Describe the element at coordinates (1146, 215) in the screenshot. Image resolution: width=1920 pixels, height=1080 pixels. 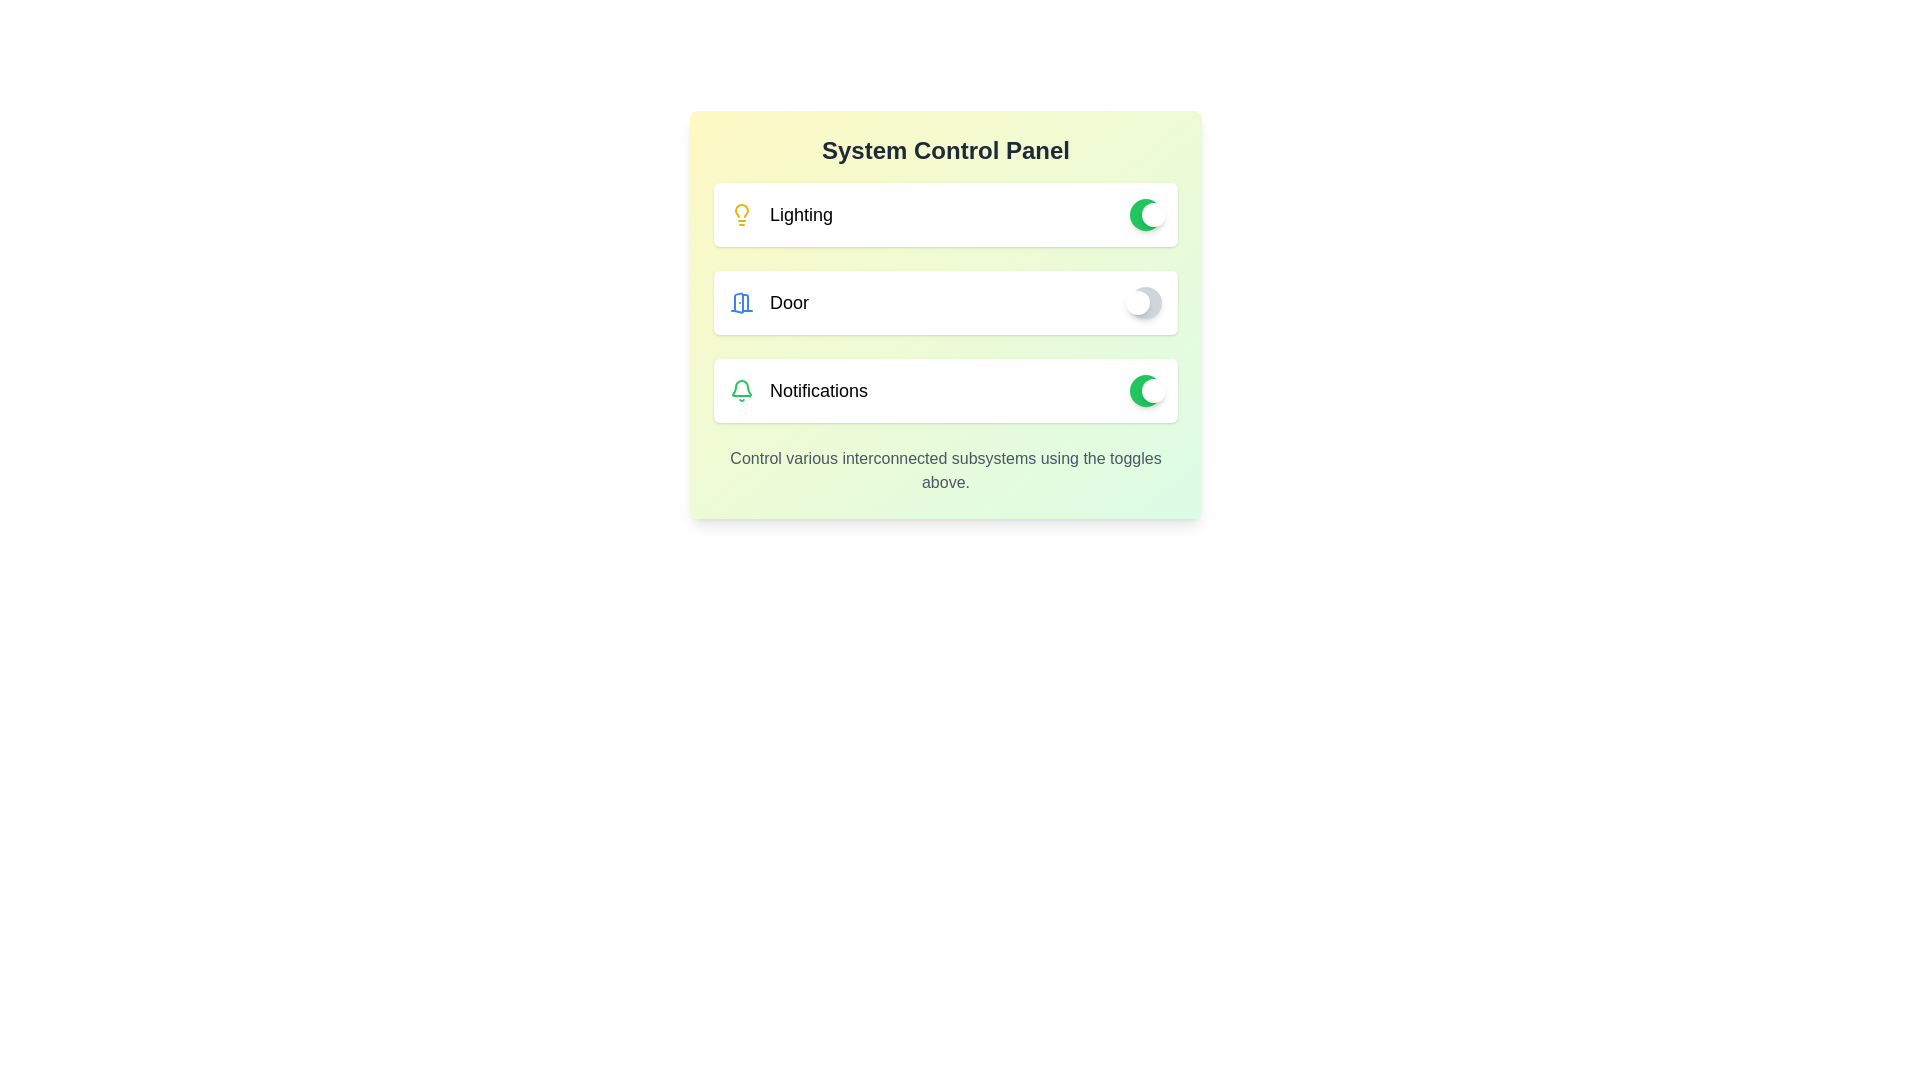
I see `the lighting toggle button to toggle its state` at that location.